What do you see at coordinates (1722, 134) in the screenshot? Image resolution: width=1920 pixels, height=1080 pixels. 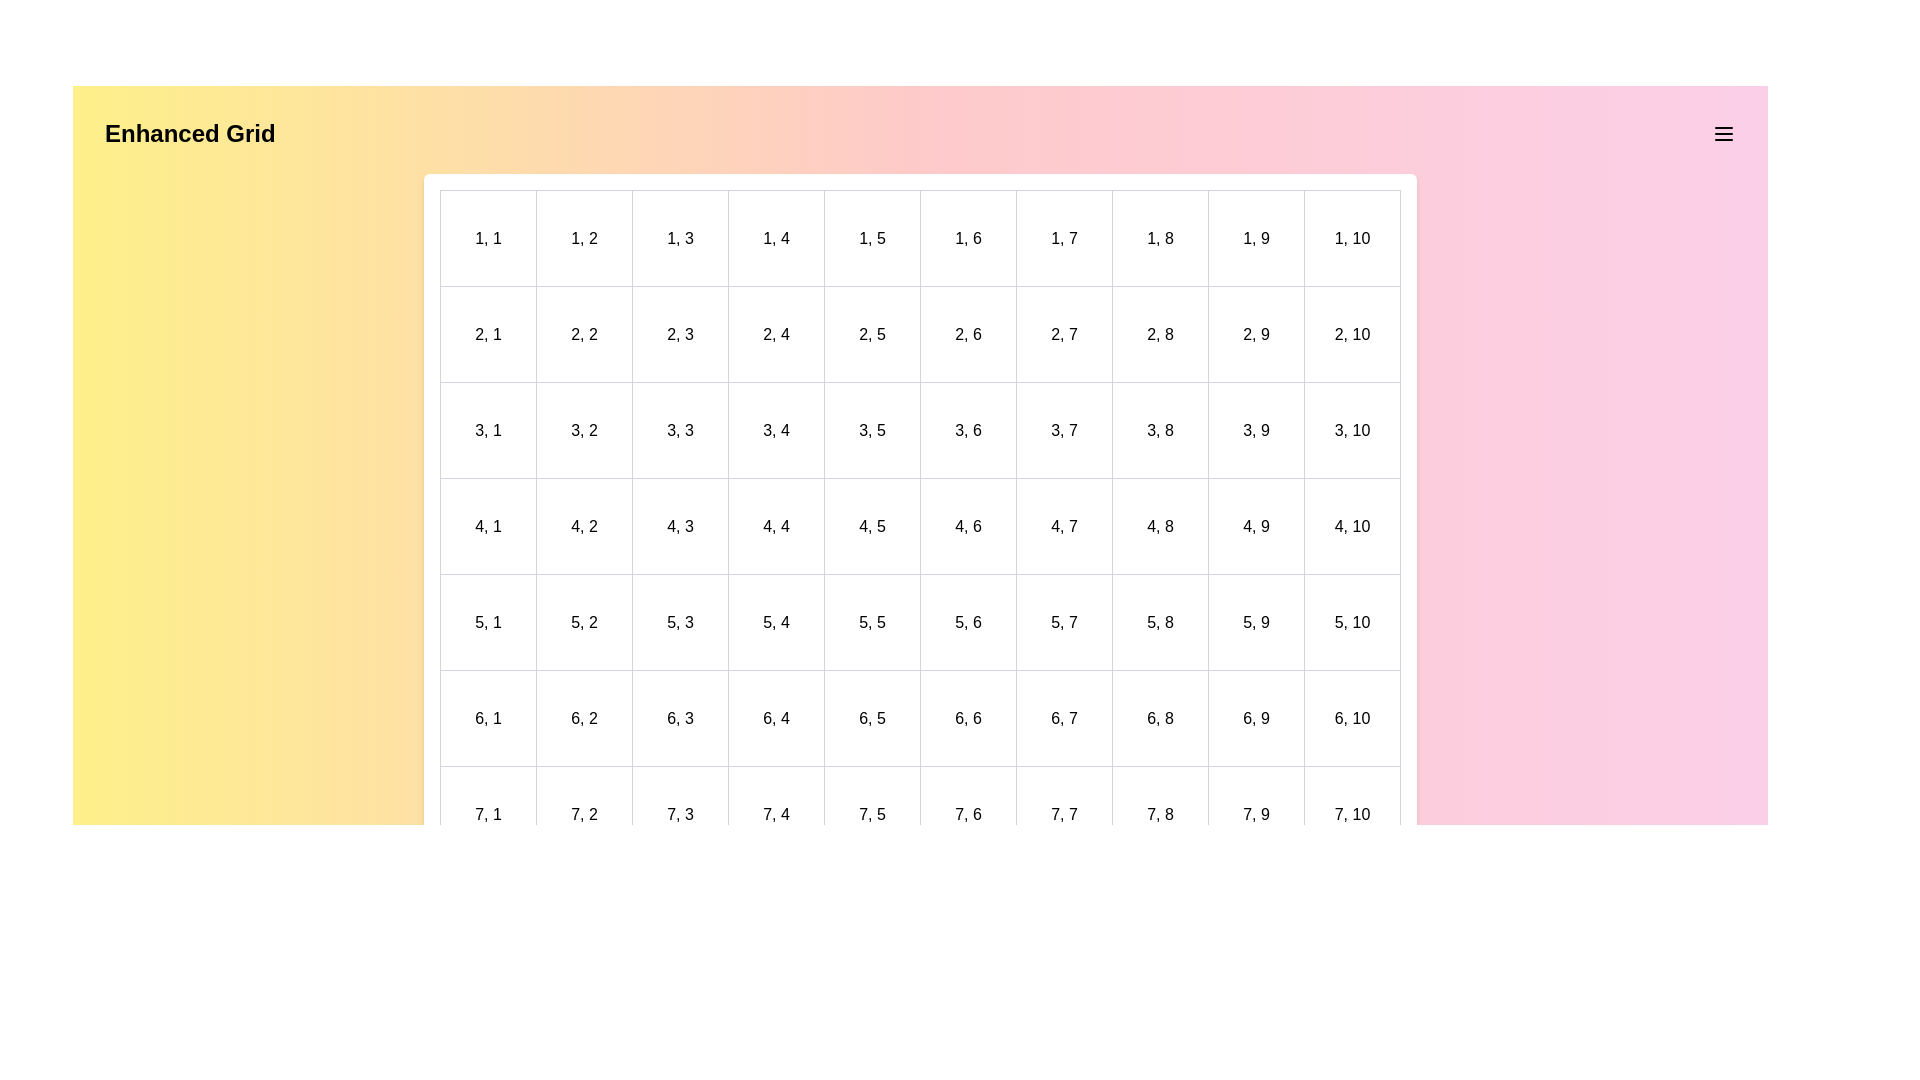 I see `the menu icon to open the menu` at bounding box center [1722, 134].